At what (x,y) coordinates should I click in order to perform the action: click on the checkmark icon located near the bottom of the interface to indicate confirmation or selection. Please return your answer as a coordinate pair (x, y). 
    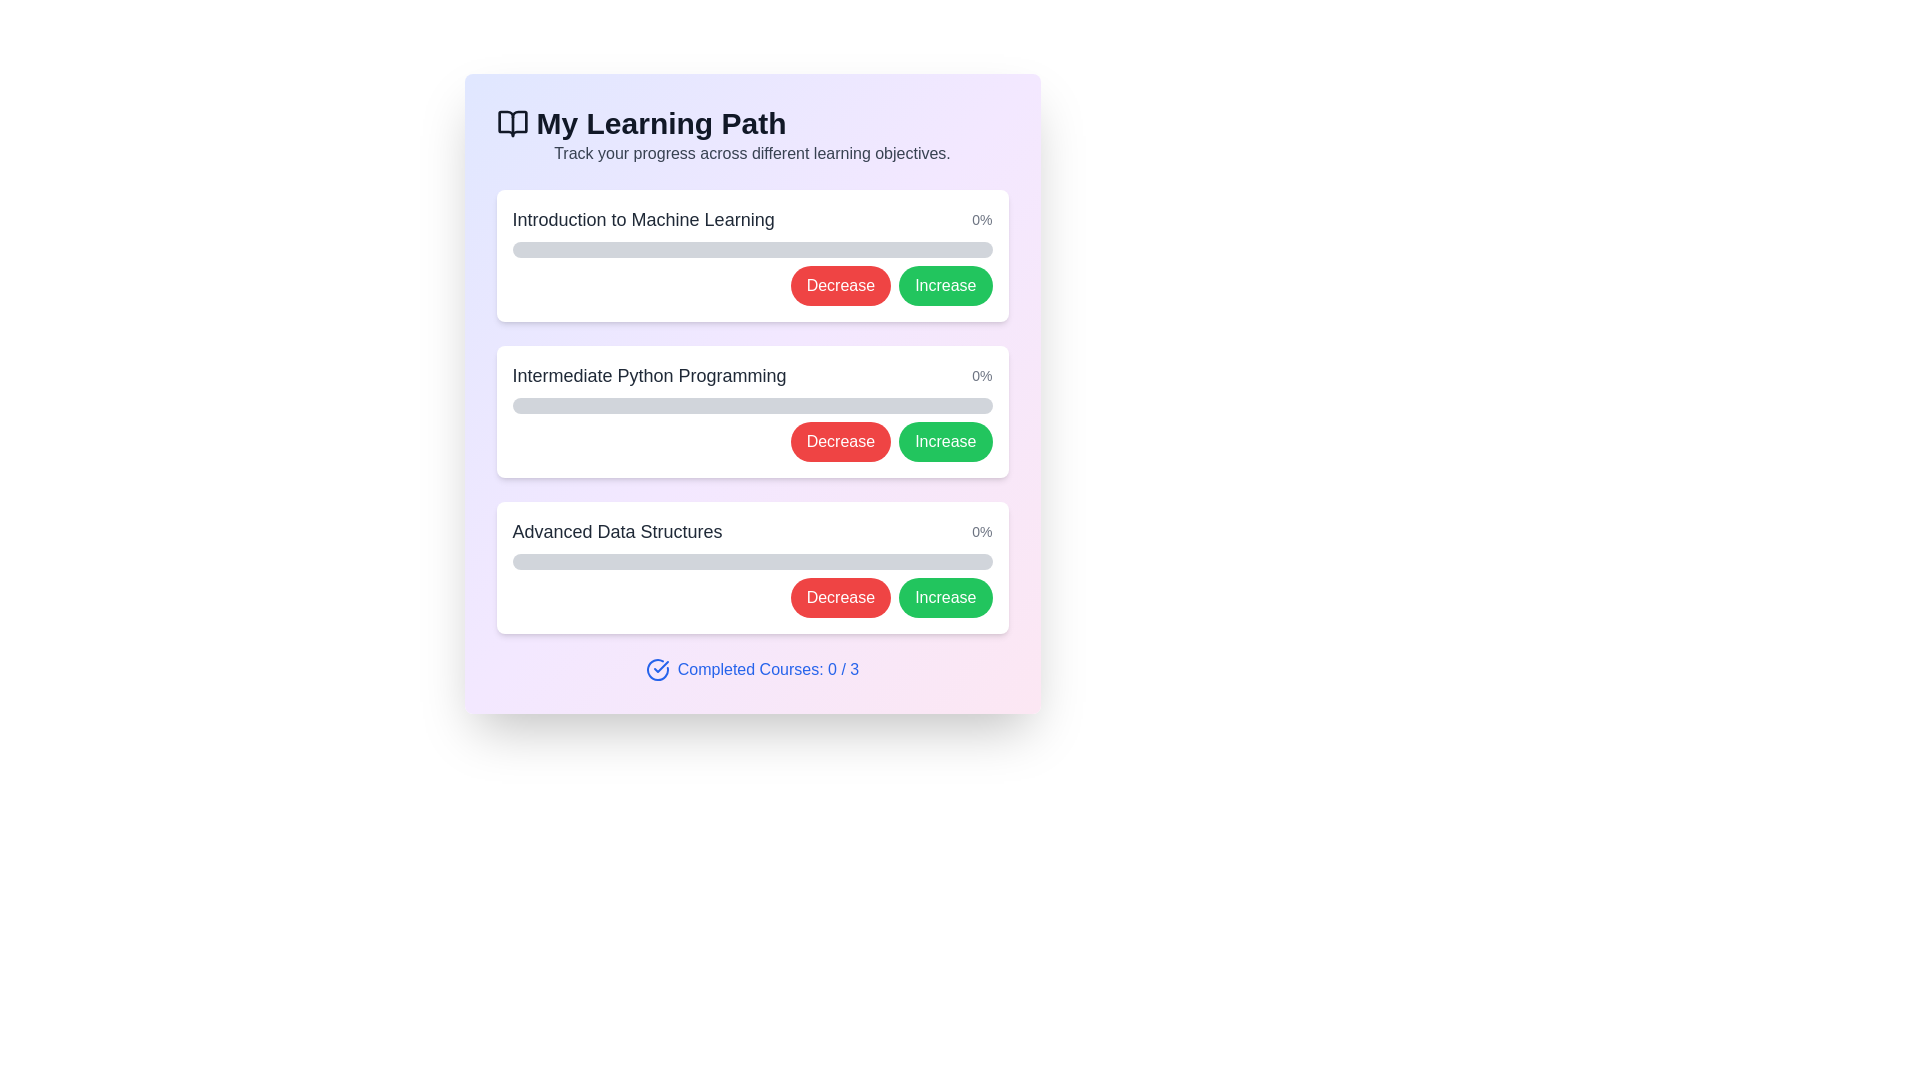
    Looking at the image, I should click on (661, 667).